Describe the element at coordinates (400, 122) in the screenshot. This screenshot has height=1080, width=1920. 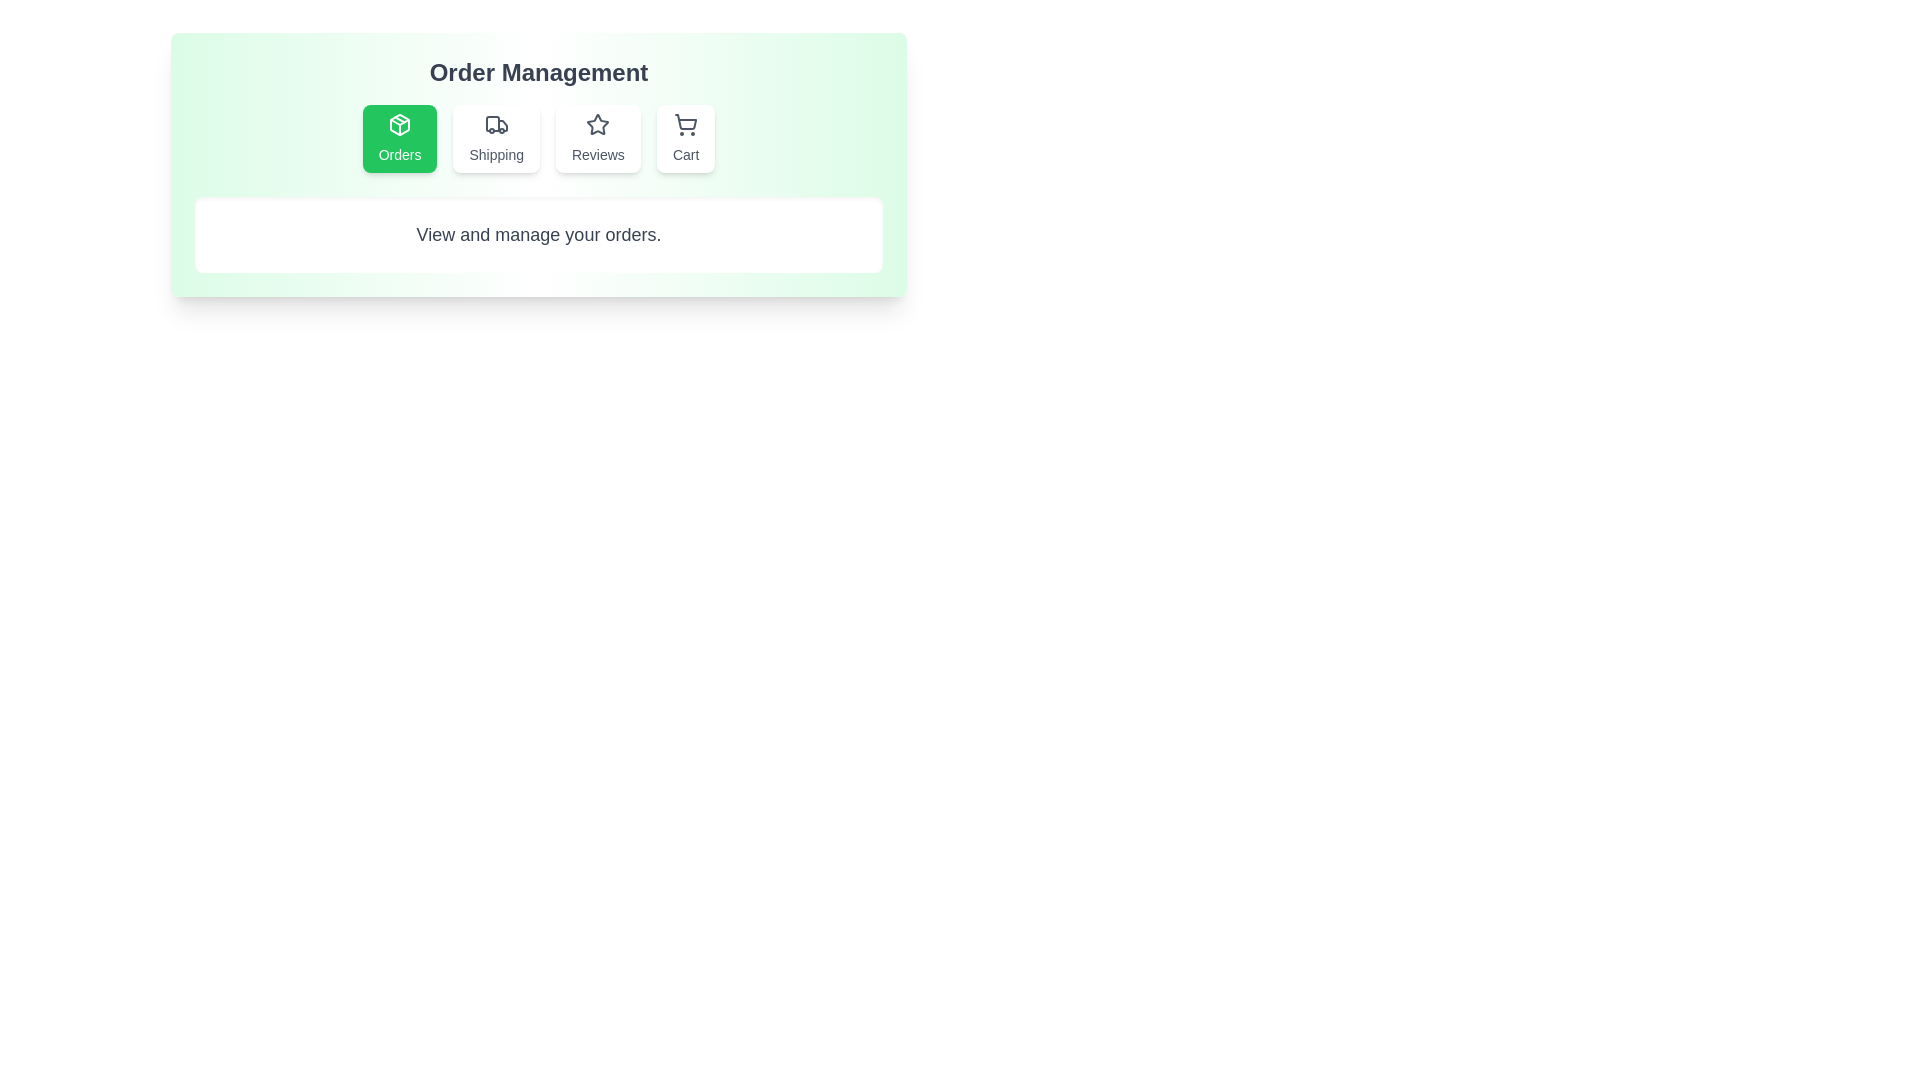
I see `the triangular graphical icon within the 'Orders' button, which is part of an SVG graphic located at the top left of the interface` at that location.